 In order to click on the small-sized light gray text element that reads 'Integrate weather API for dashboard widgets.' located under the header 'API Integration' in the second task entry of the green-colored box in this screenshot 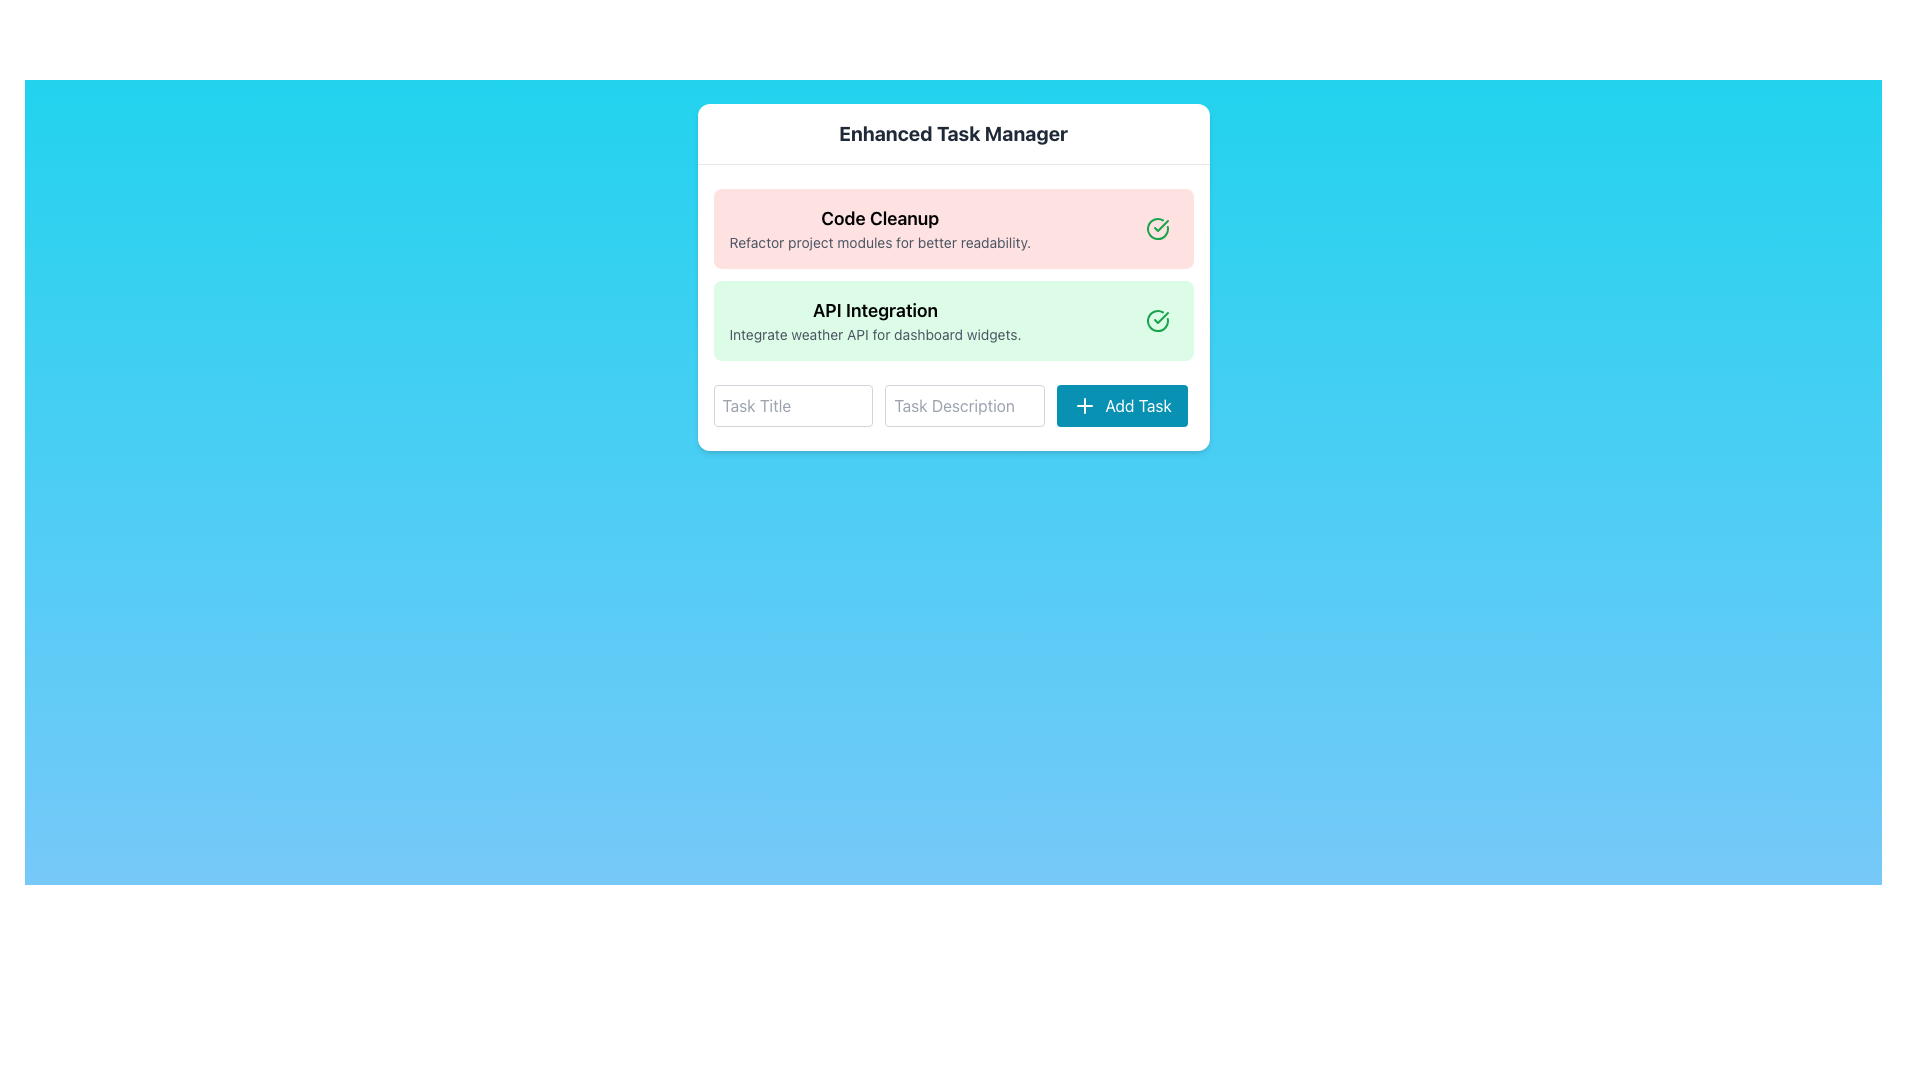, I will do `click(875, 334)`.